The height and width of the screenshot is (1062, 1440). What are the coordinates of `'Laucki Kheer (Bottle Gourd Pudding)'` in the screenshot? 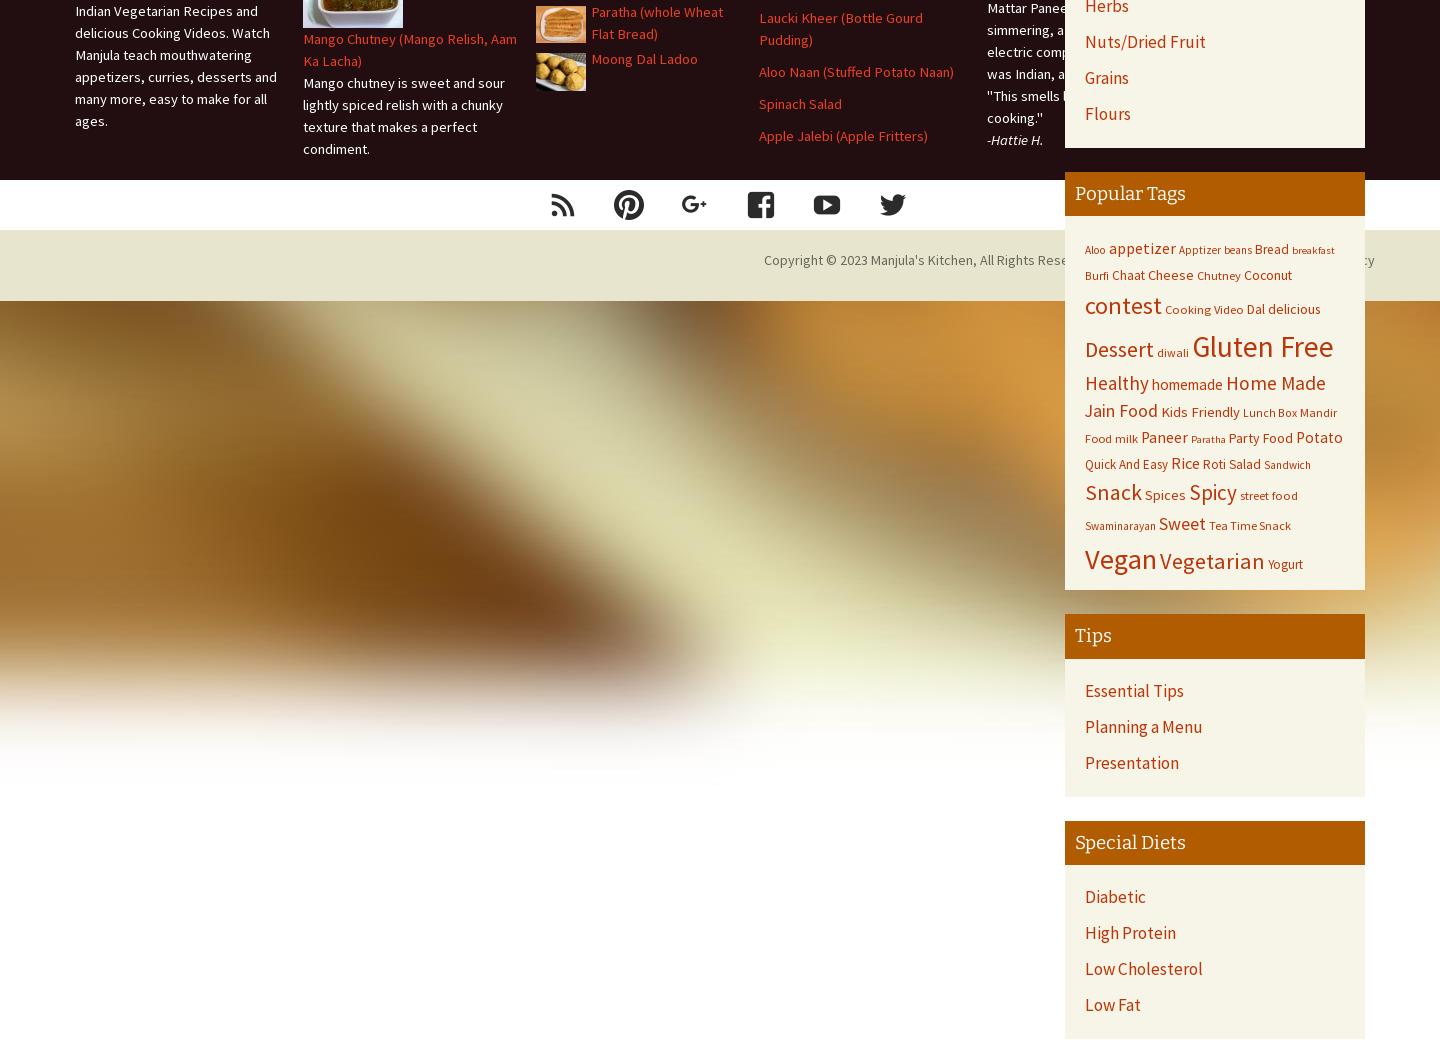 It's located at (840, 28).